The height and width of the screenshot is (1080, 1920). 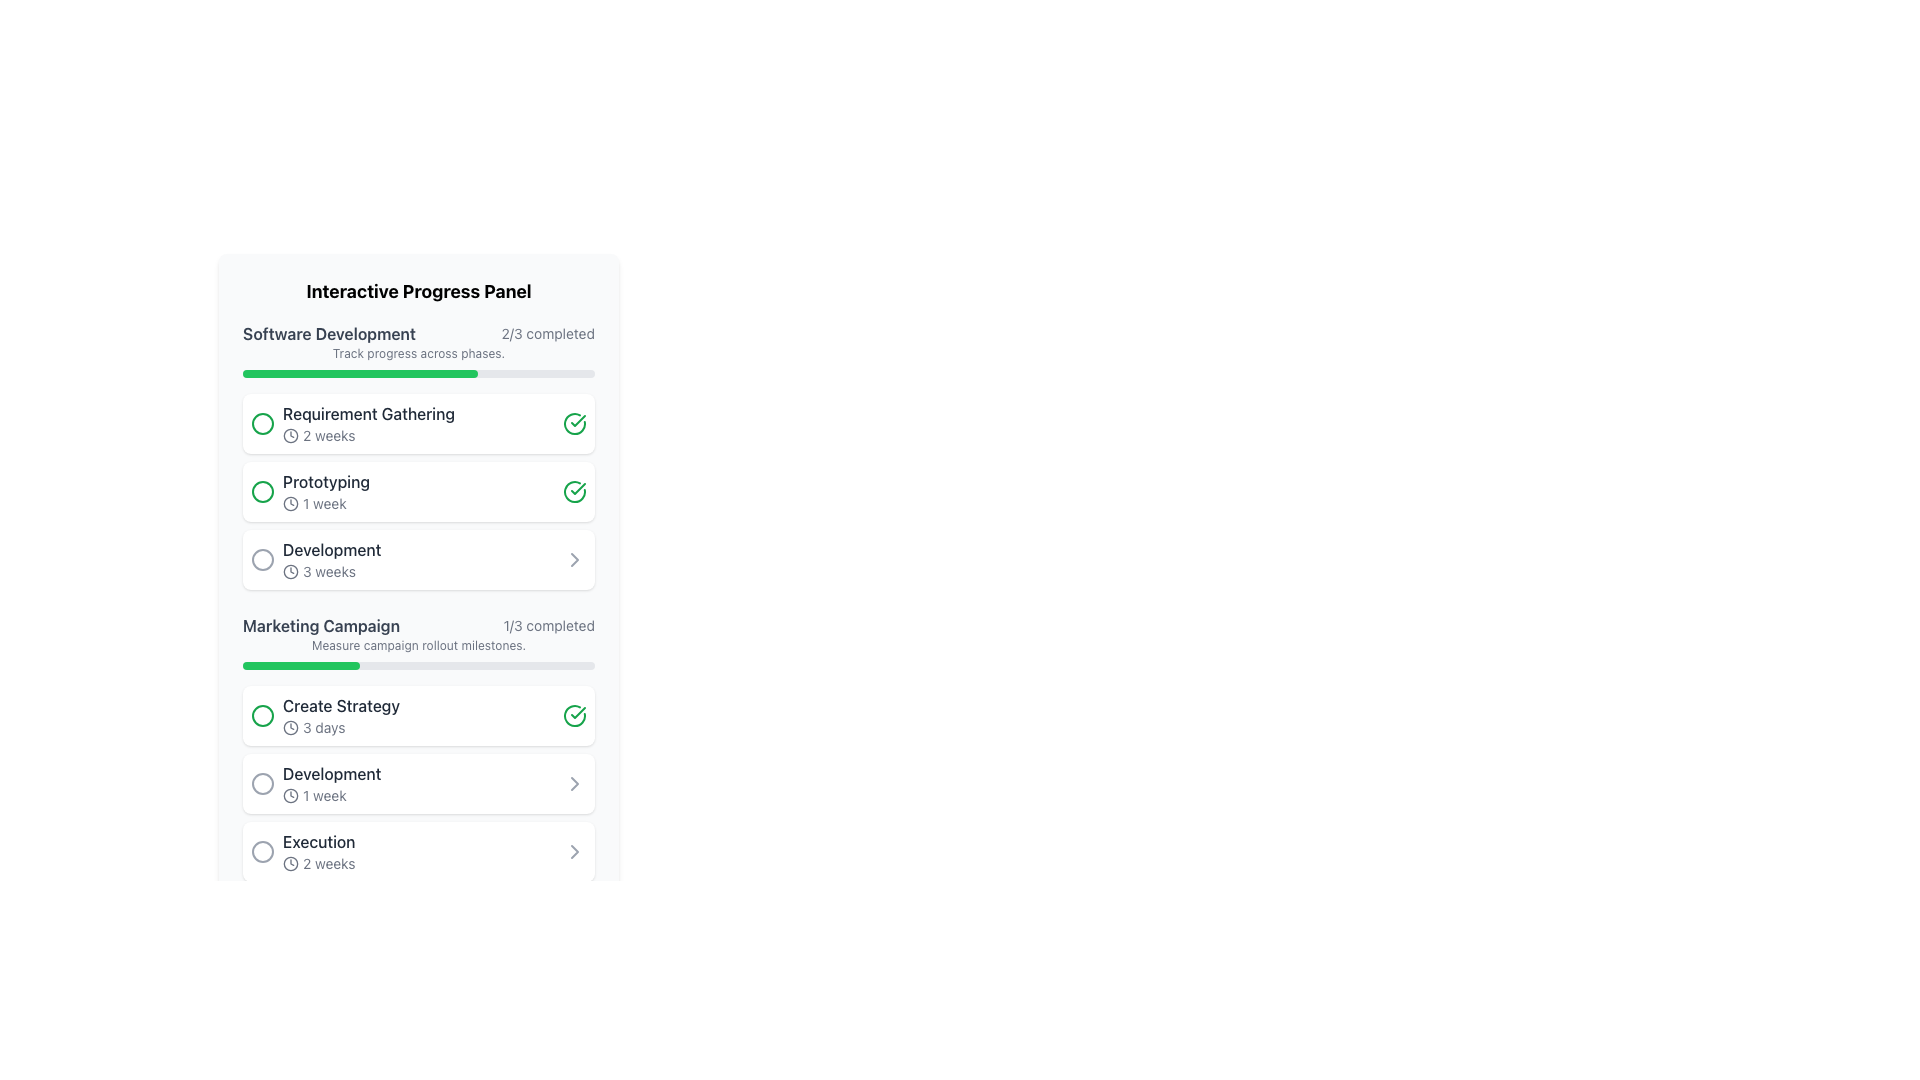 I want to click on the Descriptive List Item that describes the phase 'Development' under 'Marketing Campaign', located between 'Create Strategy' and 'Execution', so click(x=315, y=782).